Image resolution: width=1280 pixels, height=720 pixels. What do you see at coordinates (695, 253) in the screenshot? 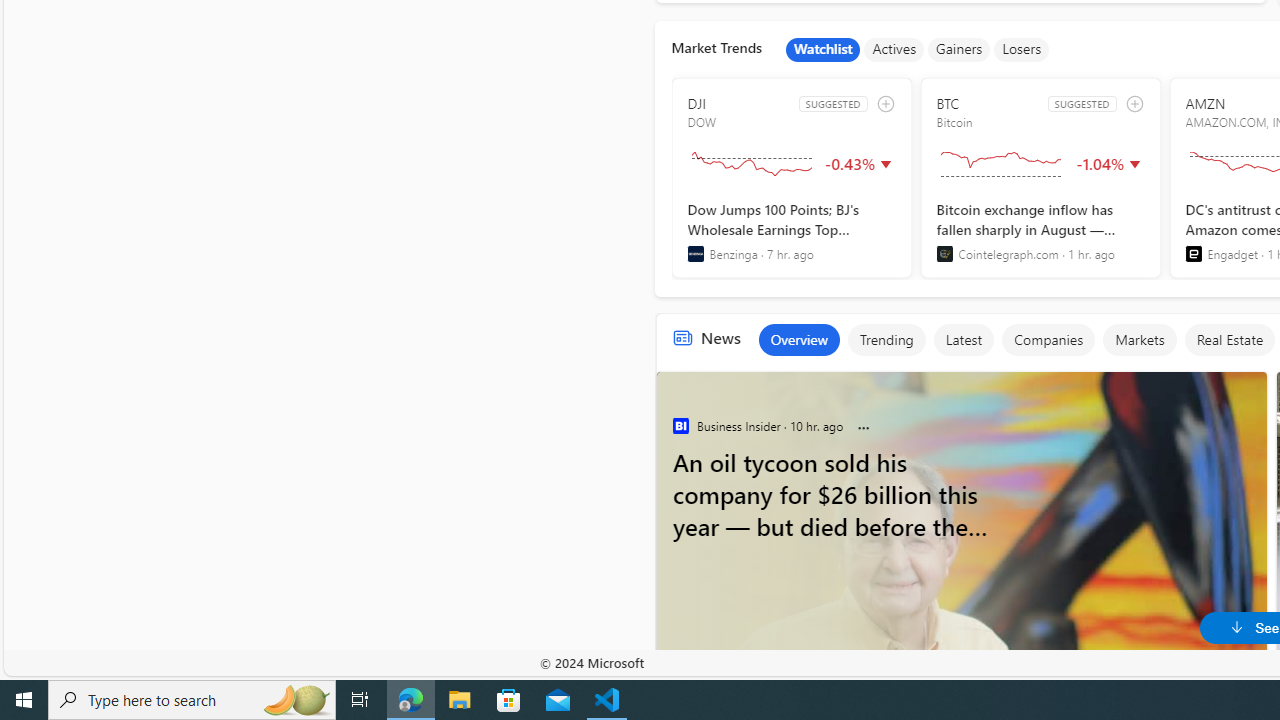
I see `'Benzinga'` at bounding box center [695, 253].